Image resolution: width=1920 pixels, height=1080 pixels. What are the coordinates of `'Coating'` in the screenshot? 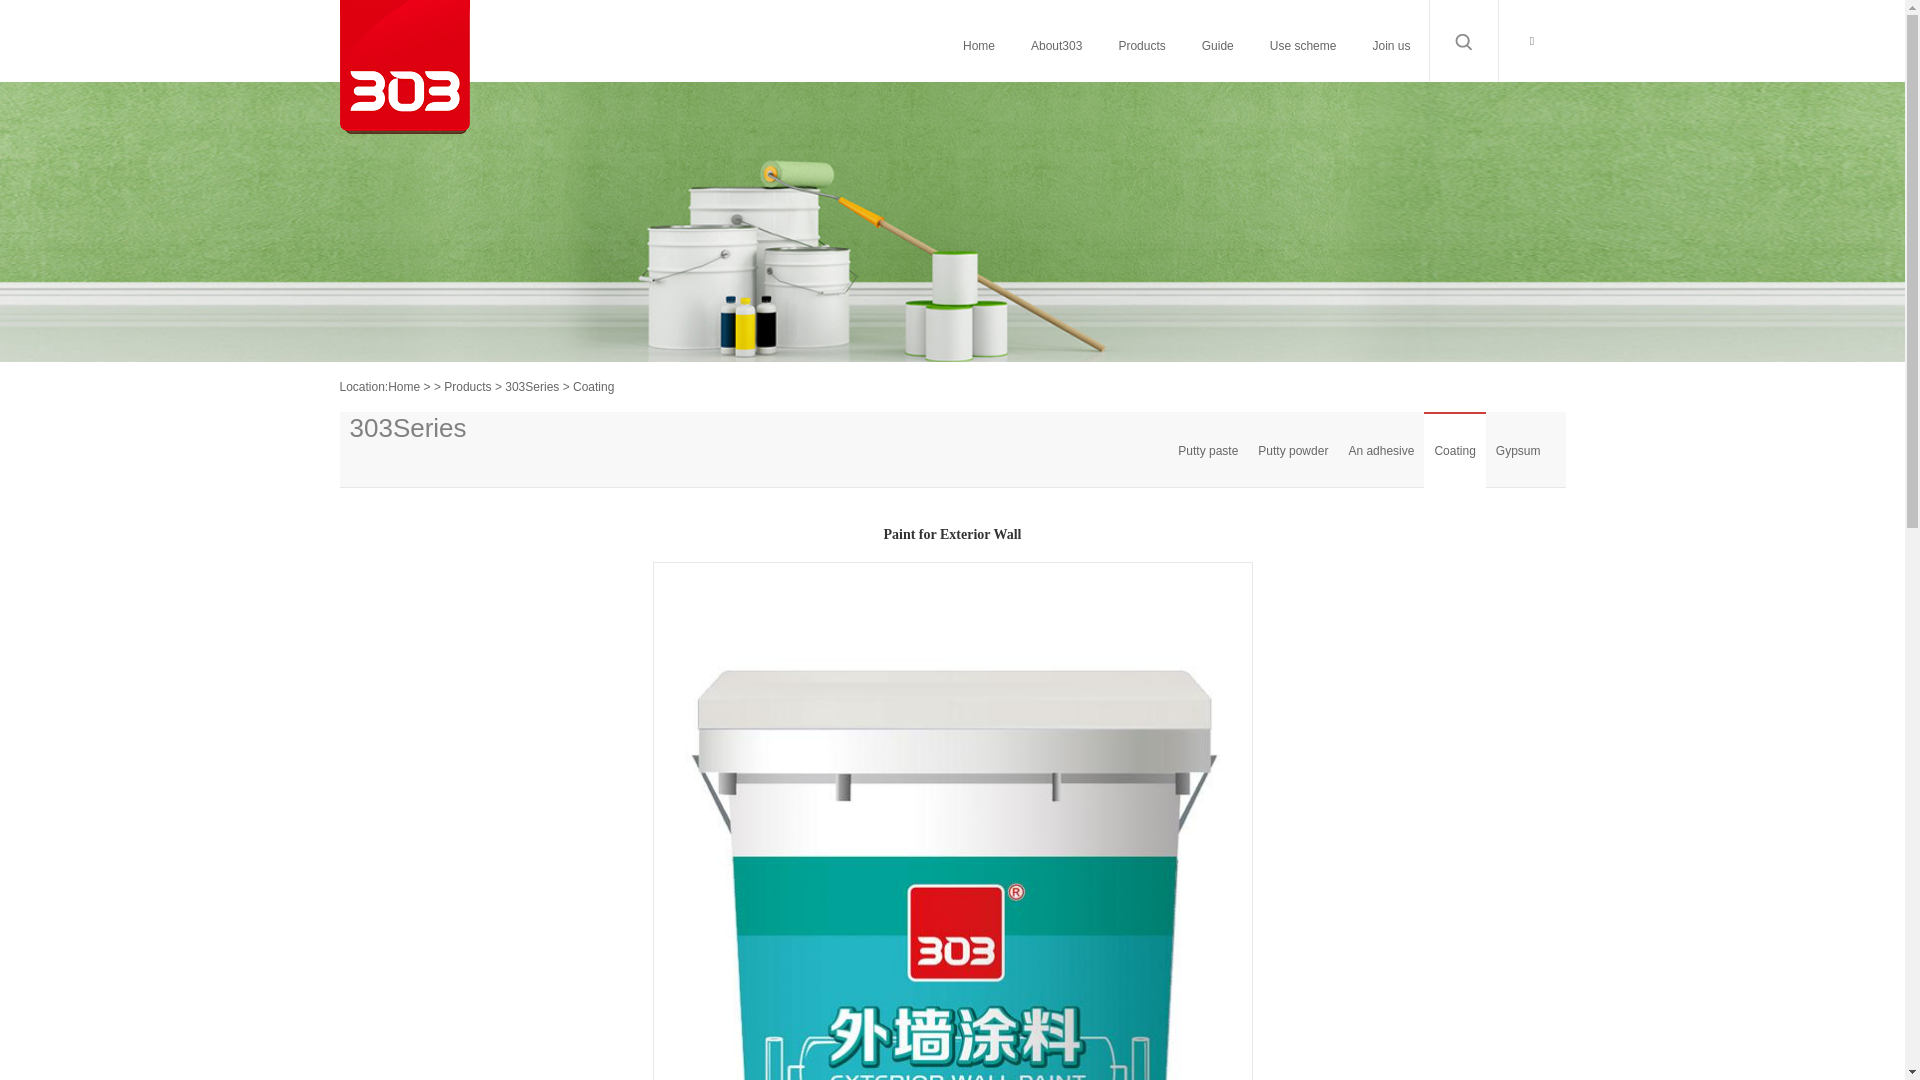 It's located at (1454, 450).